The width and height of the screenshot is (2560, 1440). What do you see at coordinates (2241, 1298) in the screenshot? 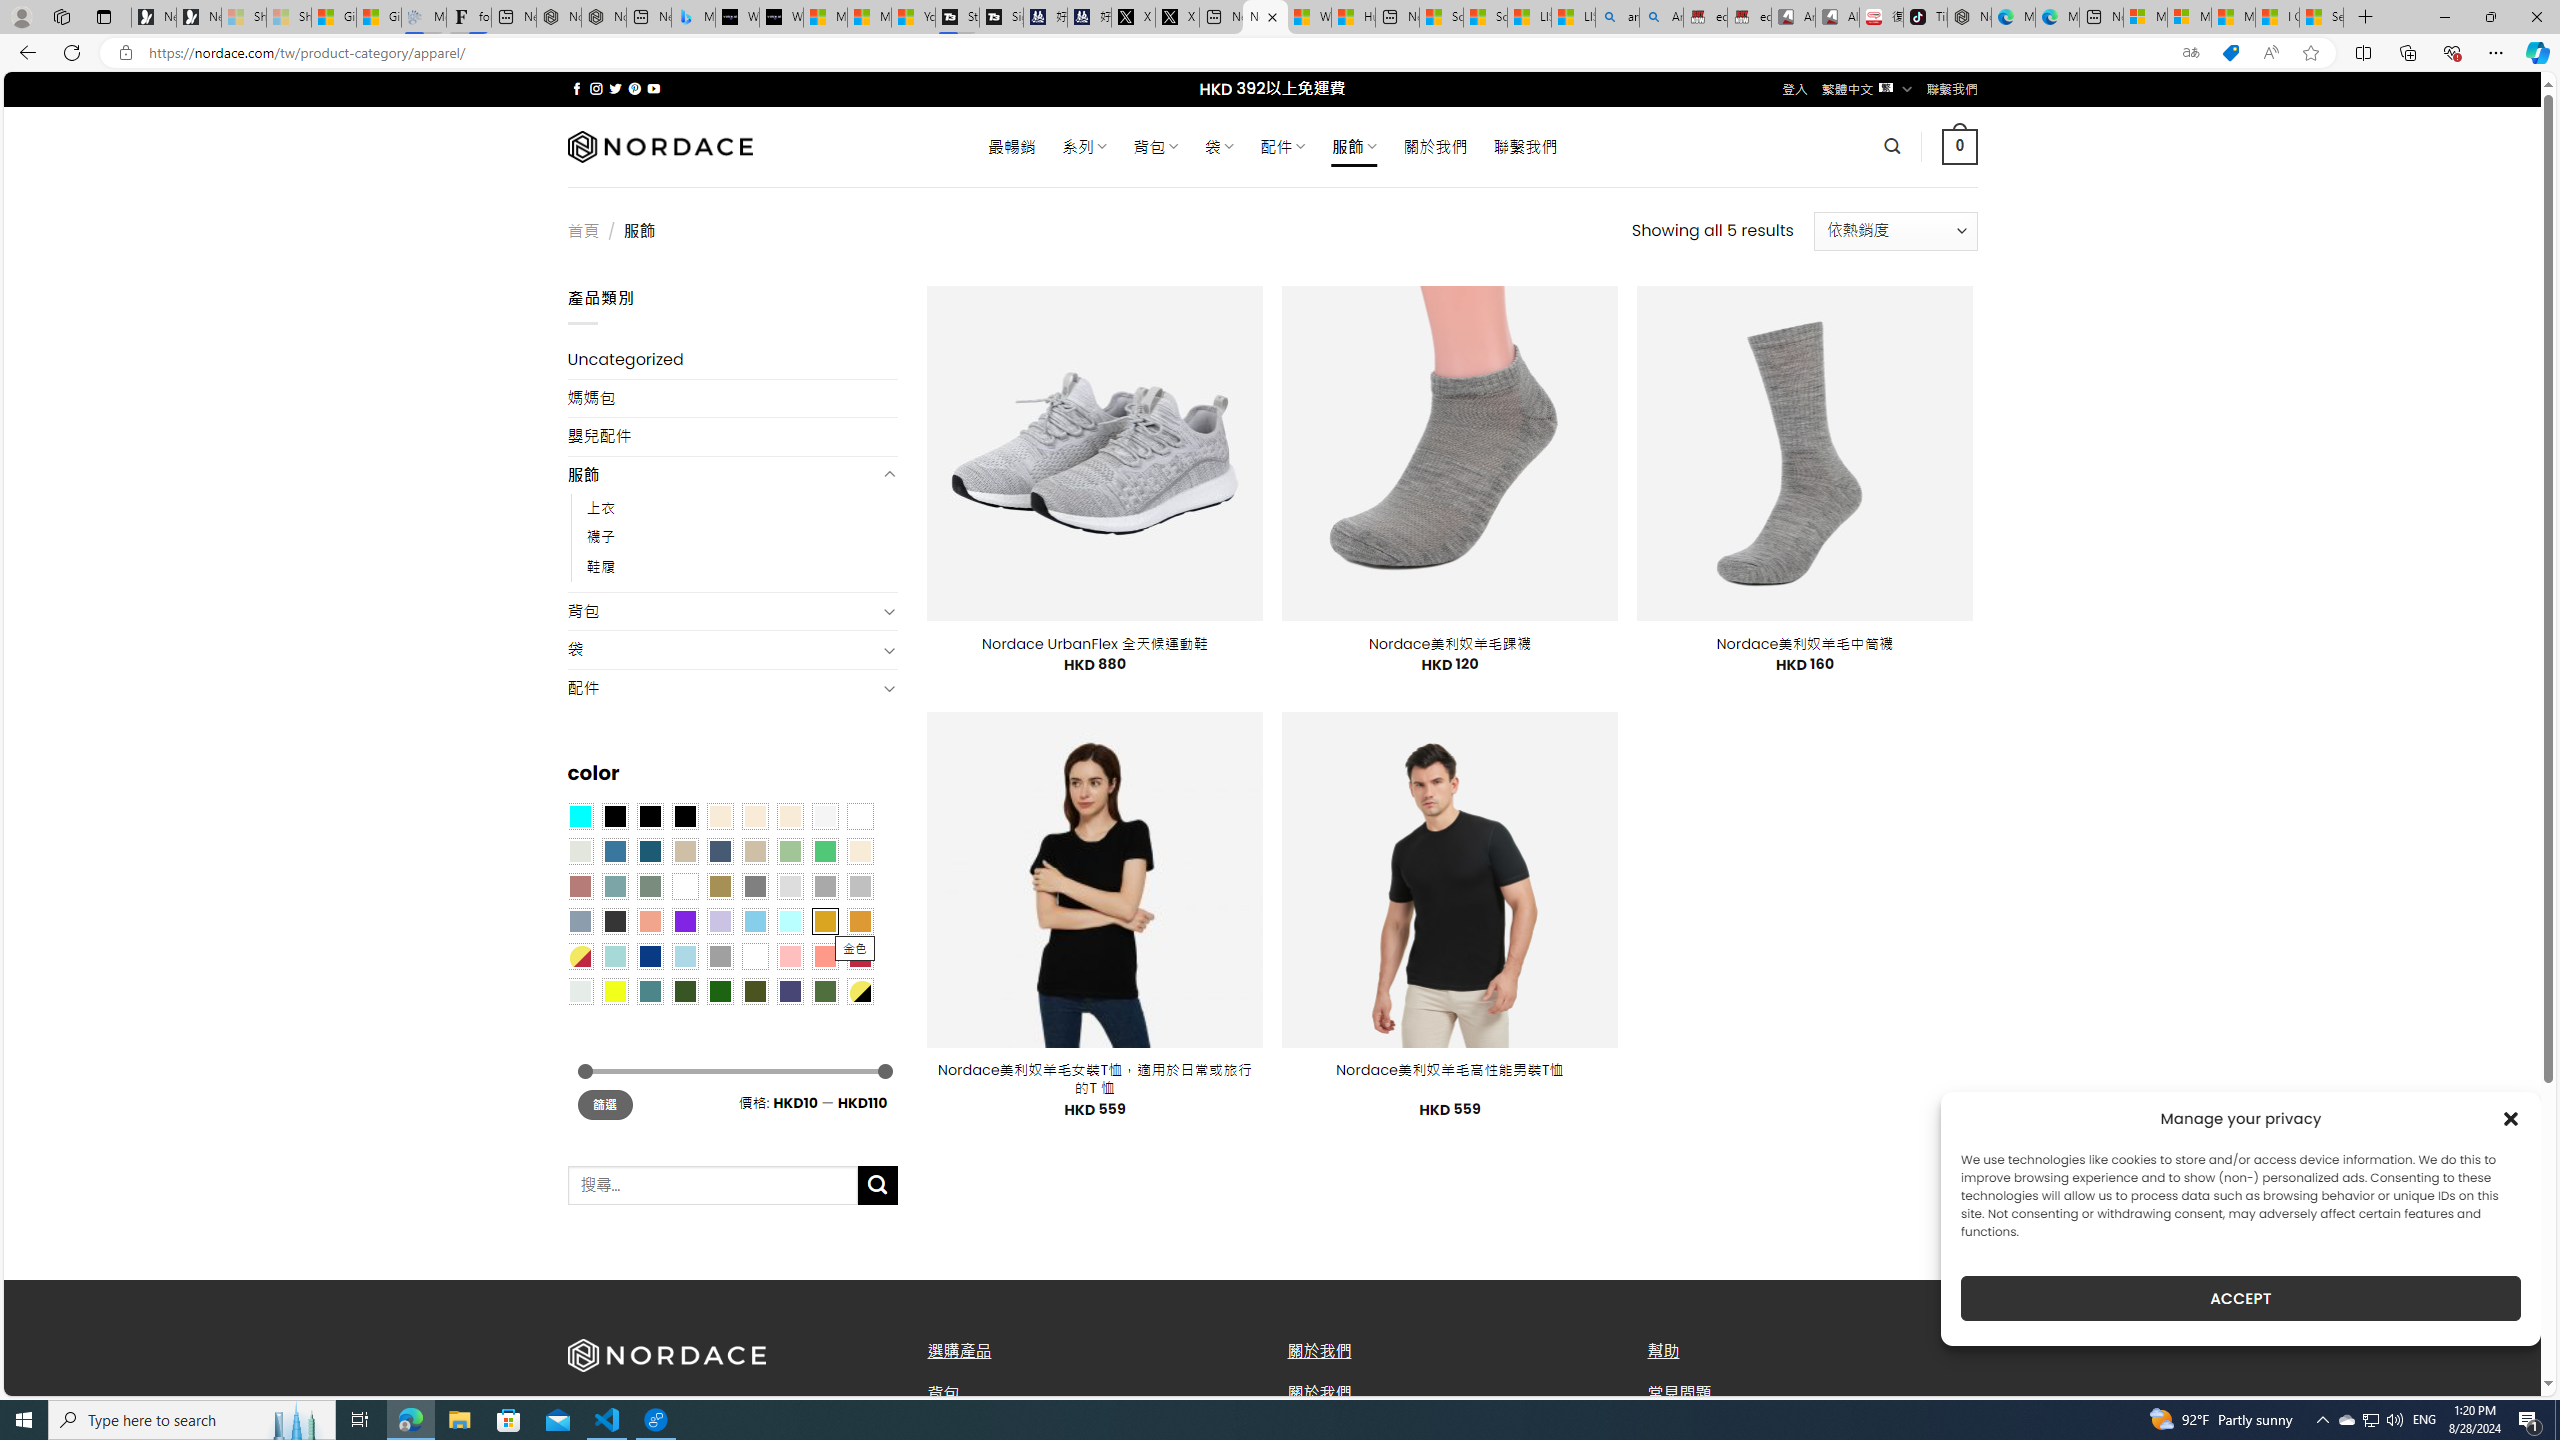
I see `'ACCEPT'` at bounding box center [2241, 1298].